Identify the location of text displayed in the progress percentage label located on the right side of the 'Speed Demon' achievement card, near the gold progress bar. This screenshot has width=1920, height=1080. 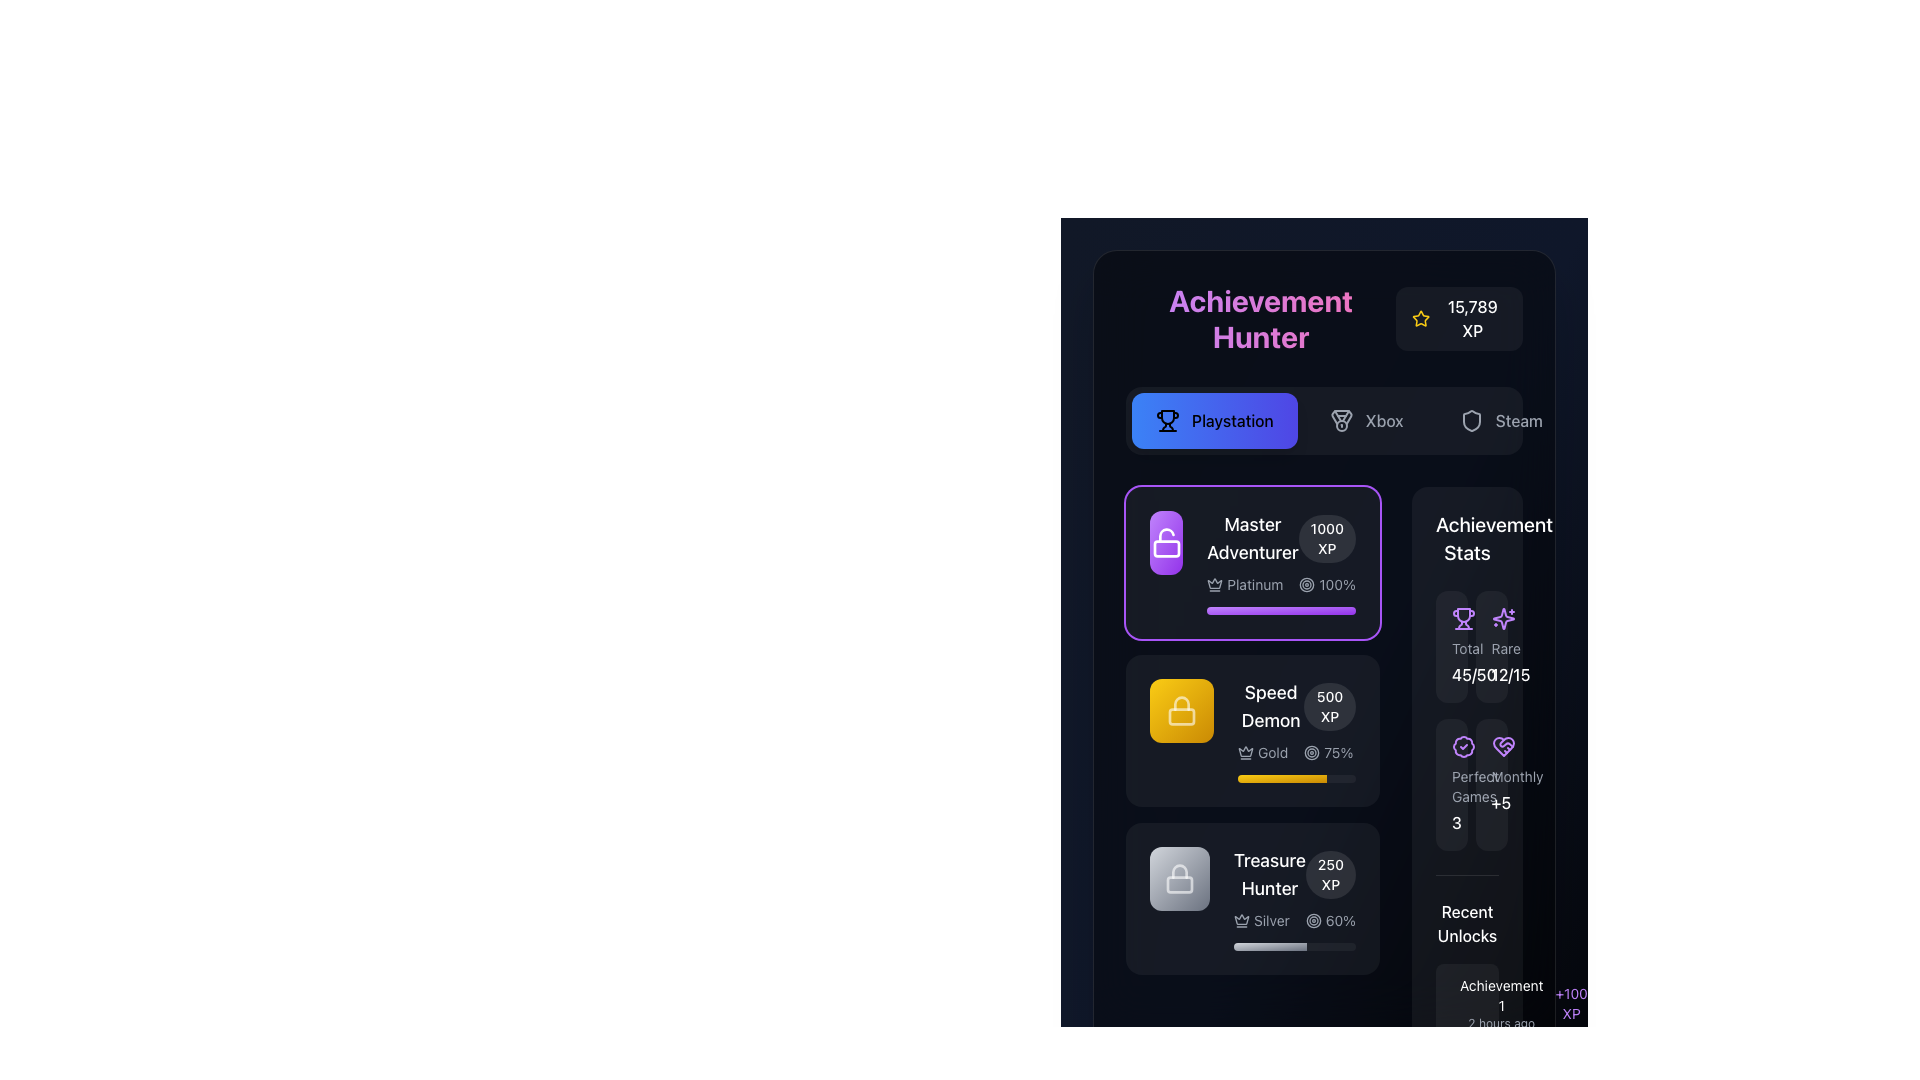
(1338, 752).